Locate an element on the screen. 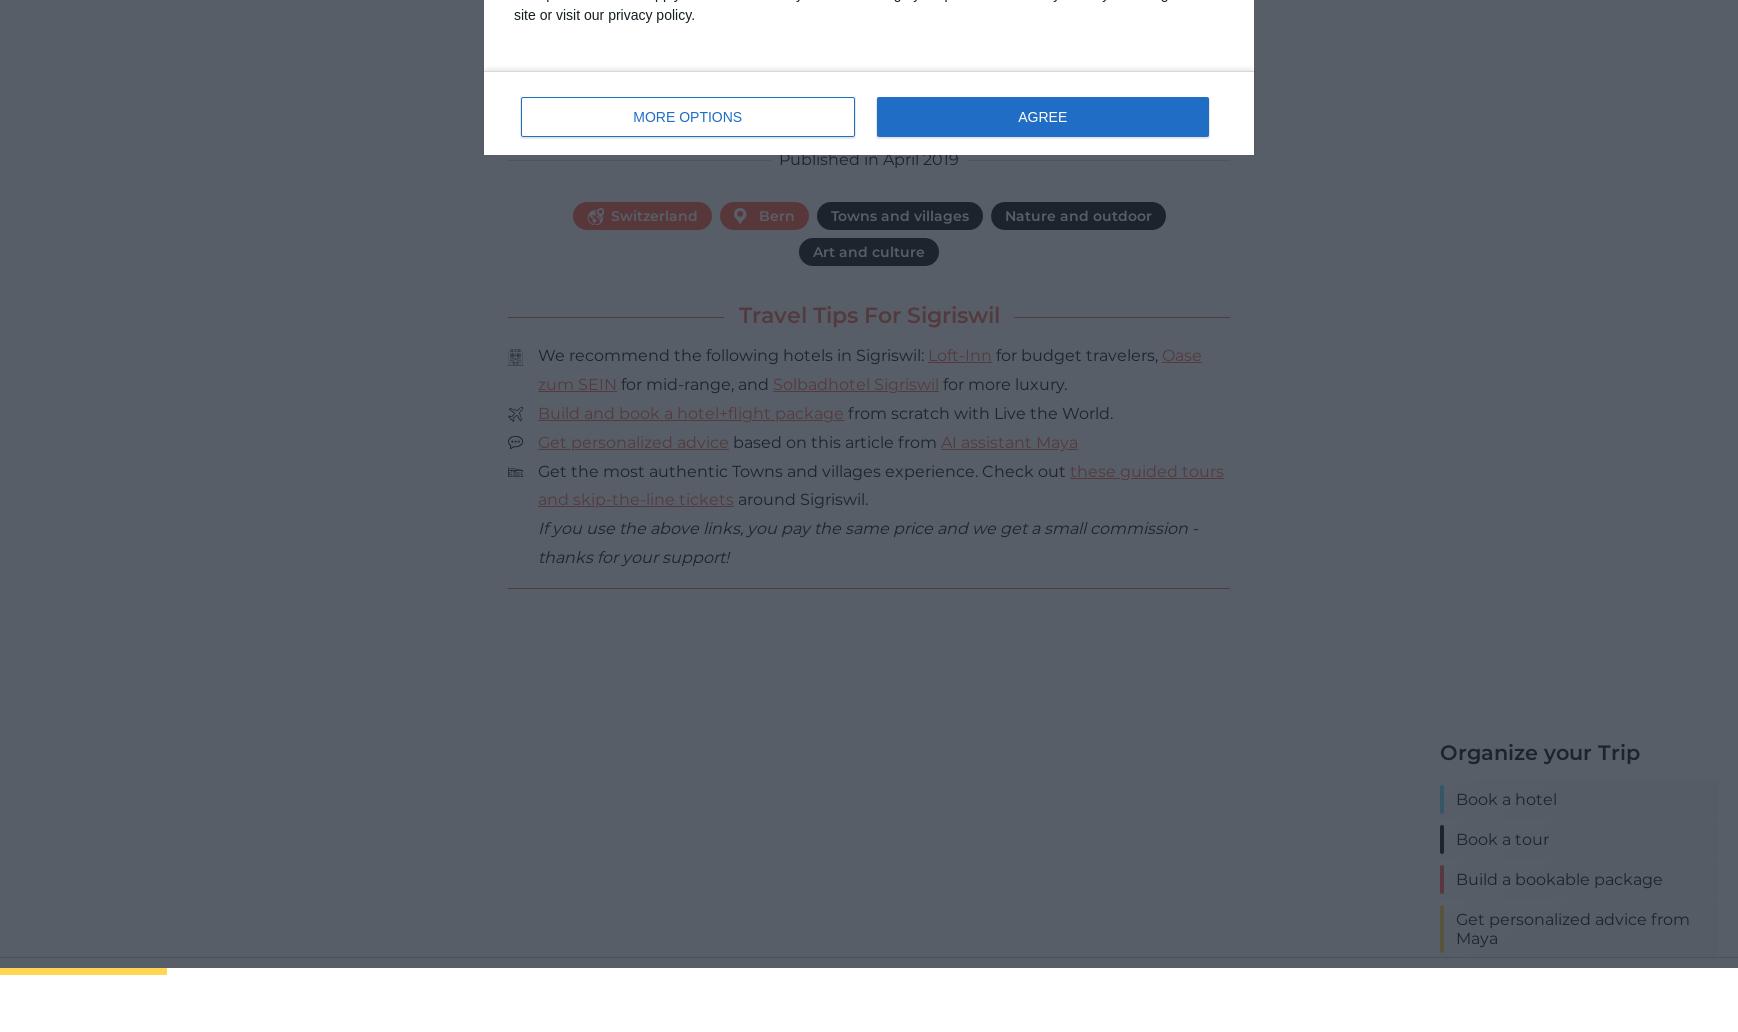 The height and width of the screenshot is (1032, 1738). 'Art and culture' is located at coordinates (869, 251).